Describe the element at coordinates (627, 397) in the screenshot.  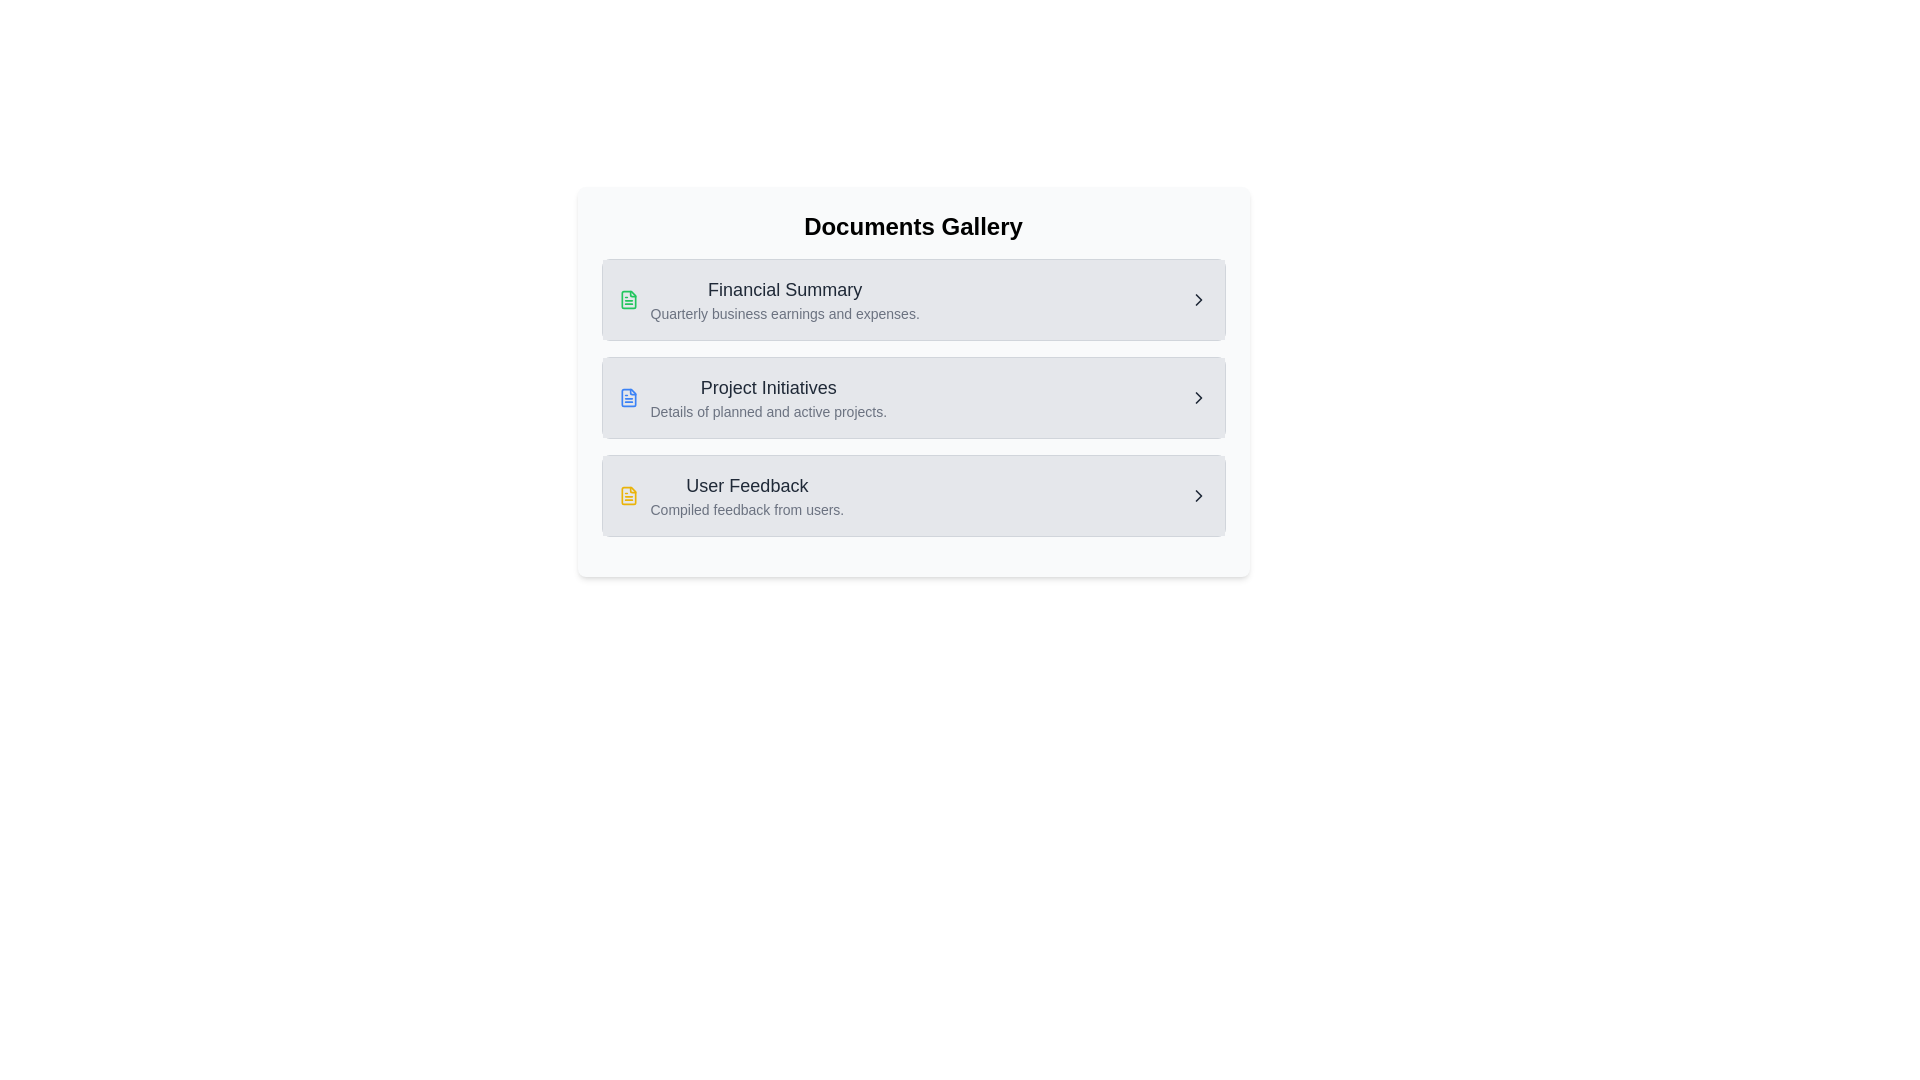
I see `the icon in the 'Project Initiatives' section, located at the far left of the row, which serves as a visual indicator for content type` at that location.